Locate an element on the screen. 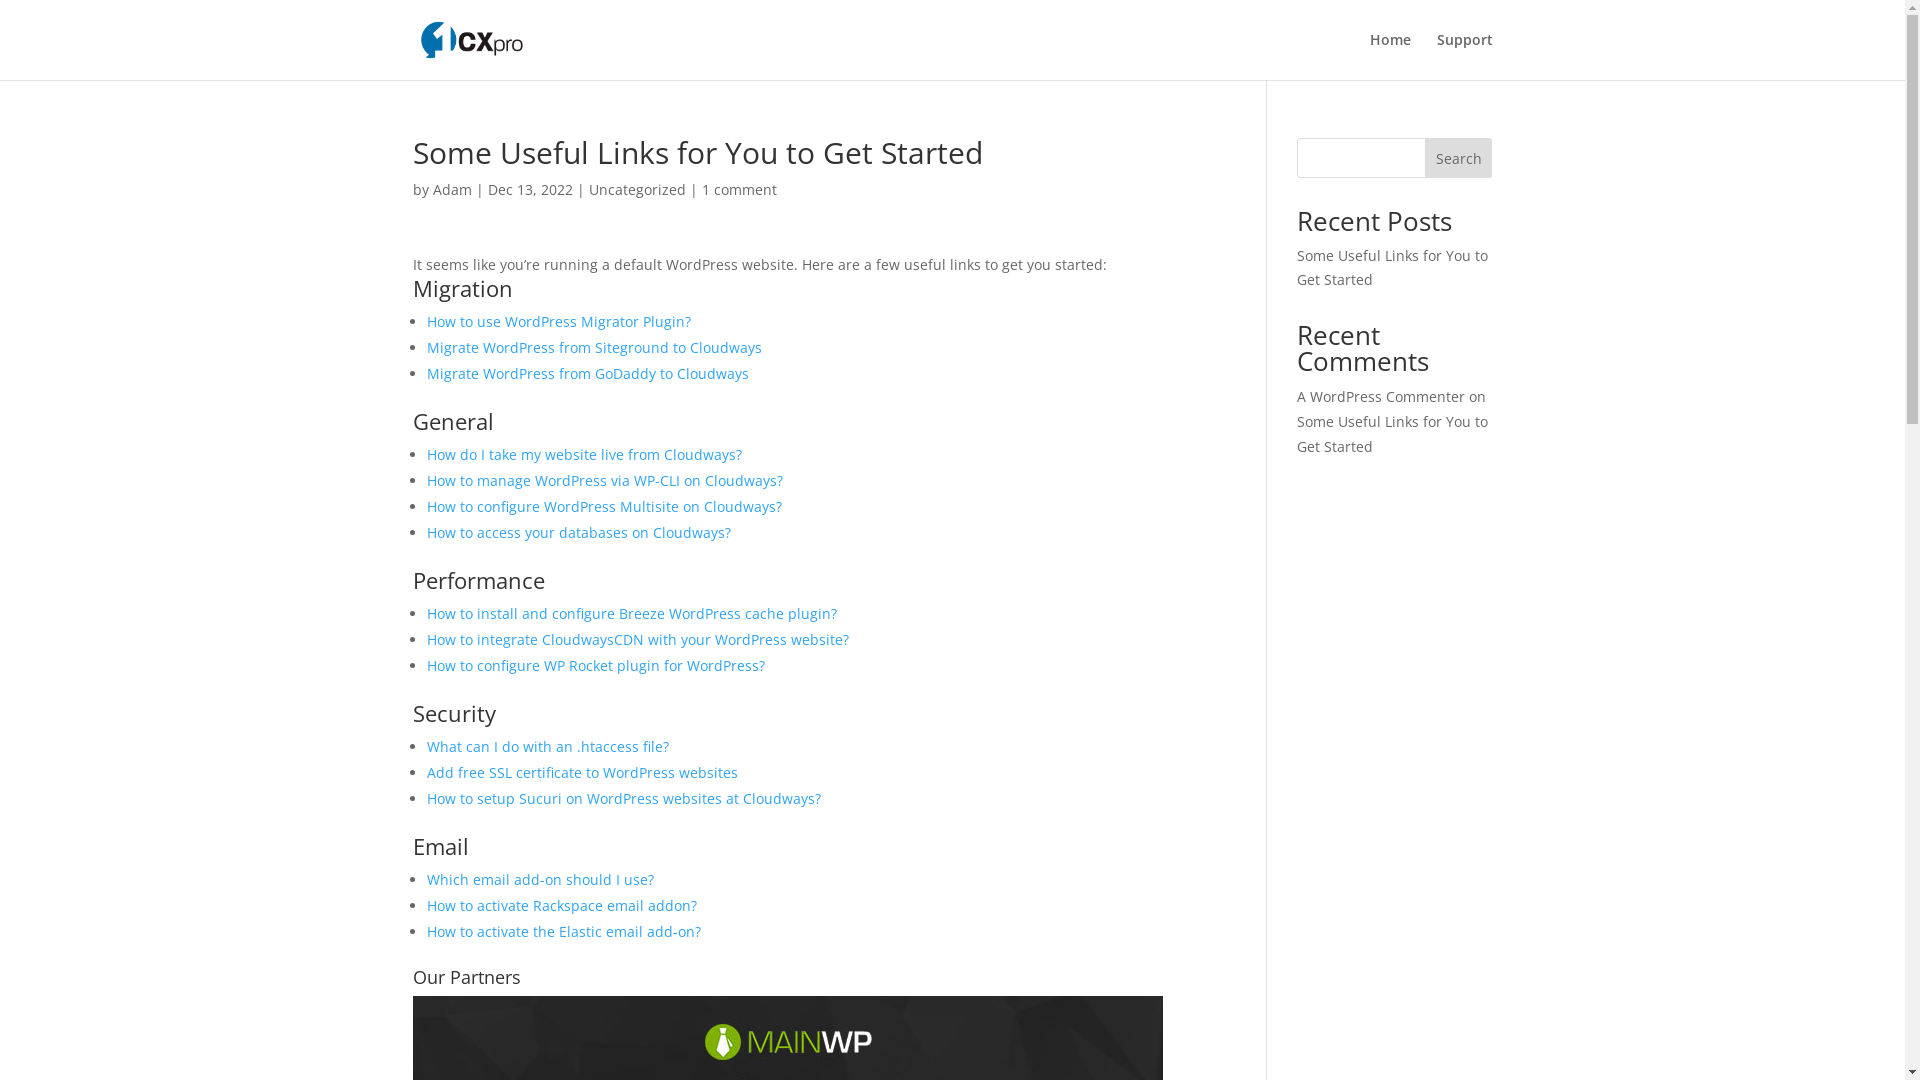 This screenshot has width=1920, height=1080. 'How to install and configure Breeze WordPress cache plugin?' is located at coordinates (629, 612).